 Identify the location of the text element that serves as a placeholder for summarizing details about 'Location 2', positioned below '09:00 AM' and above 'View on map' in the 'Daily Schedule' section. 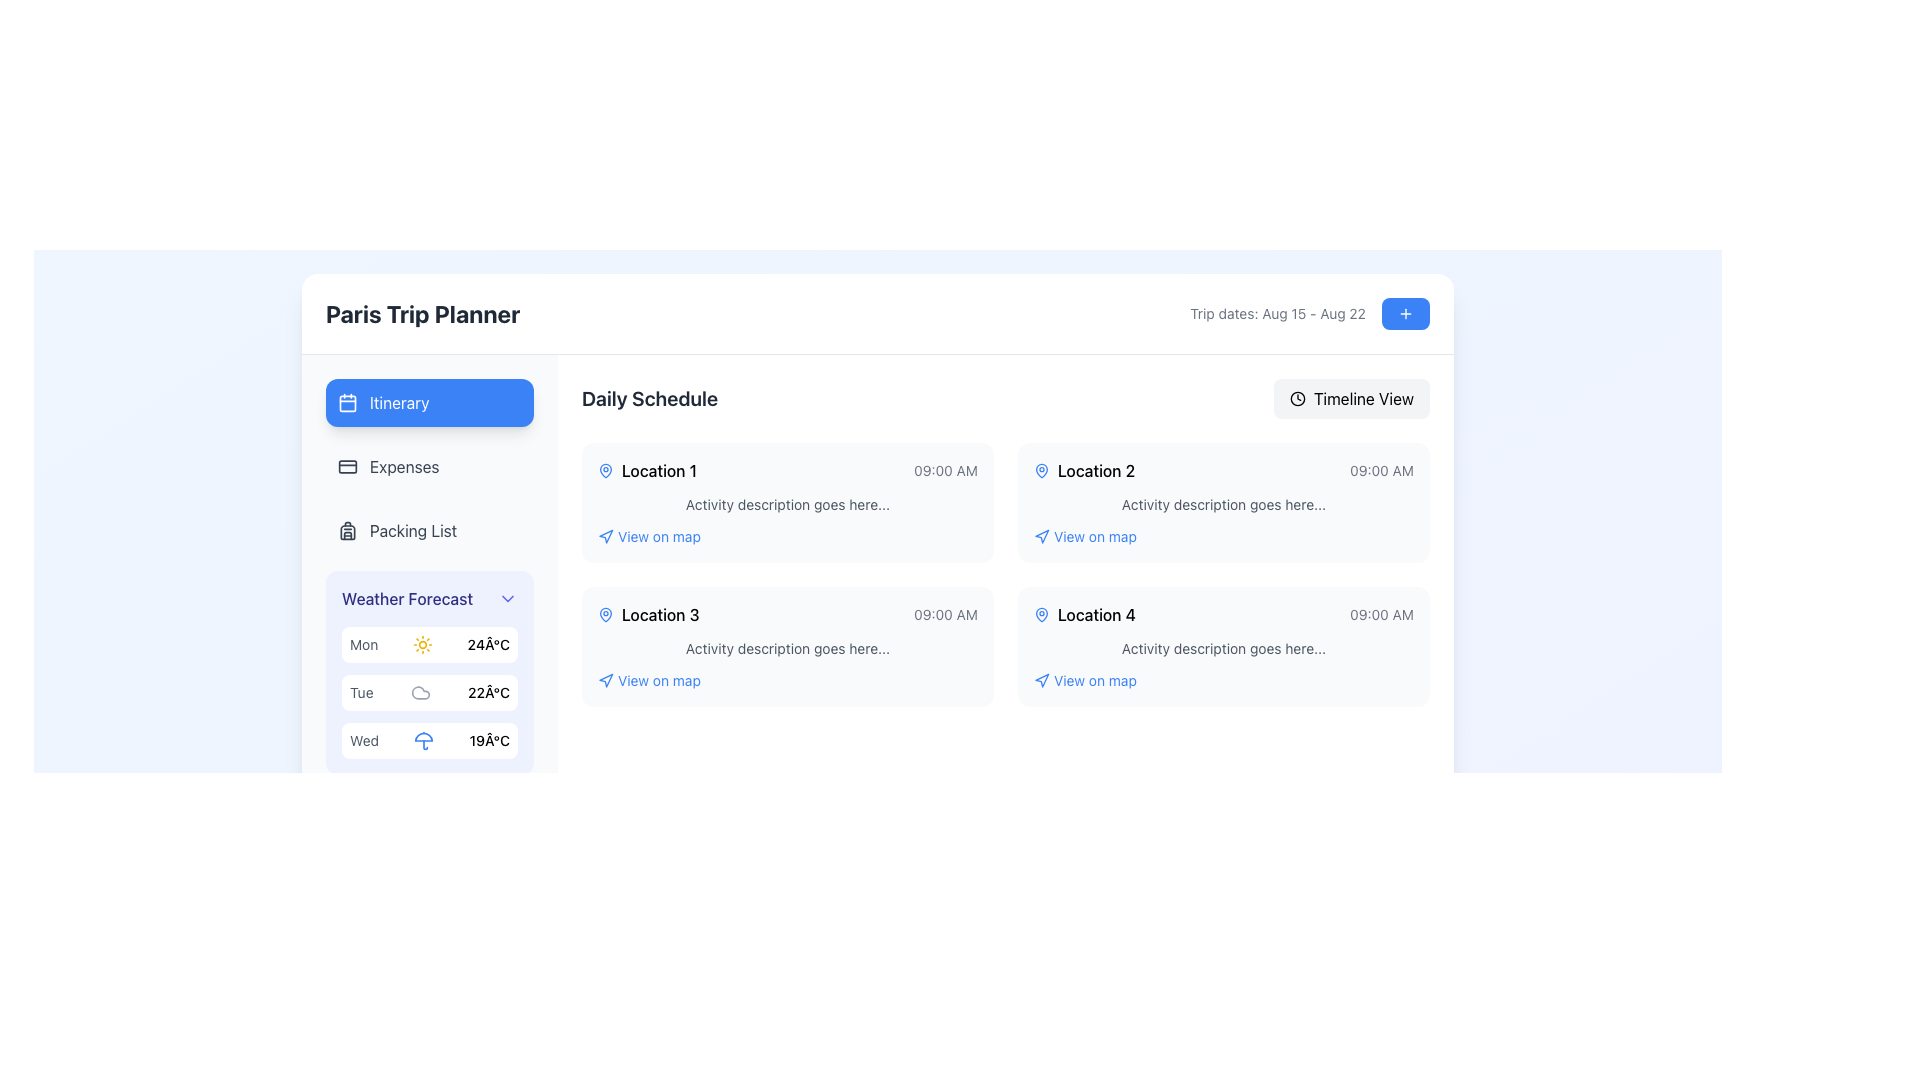
(1223, 504).